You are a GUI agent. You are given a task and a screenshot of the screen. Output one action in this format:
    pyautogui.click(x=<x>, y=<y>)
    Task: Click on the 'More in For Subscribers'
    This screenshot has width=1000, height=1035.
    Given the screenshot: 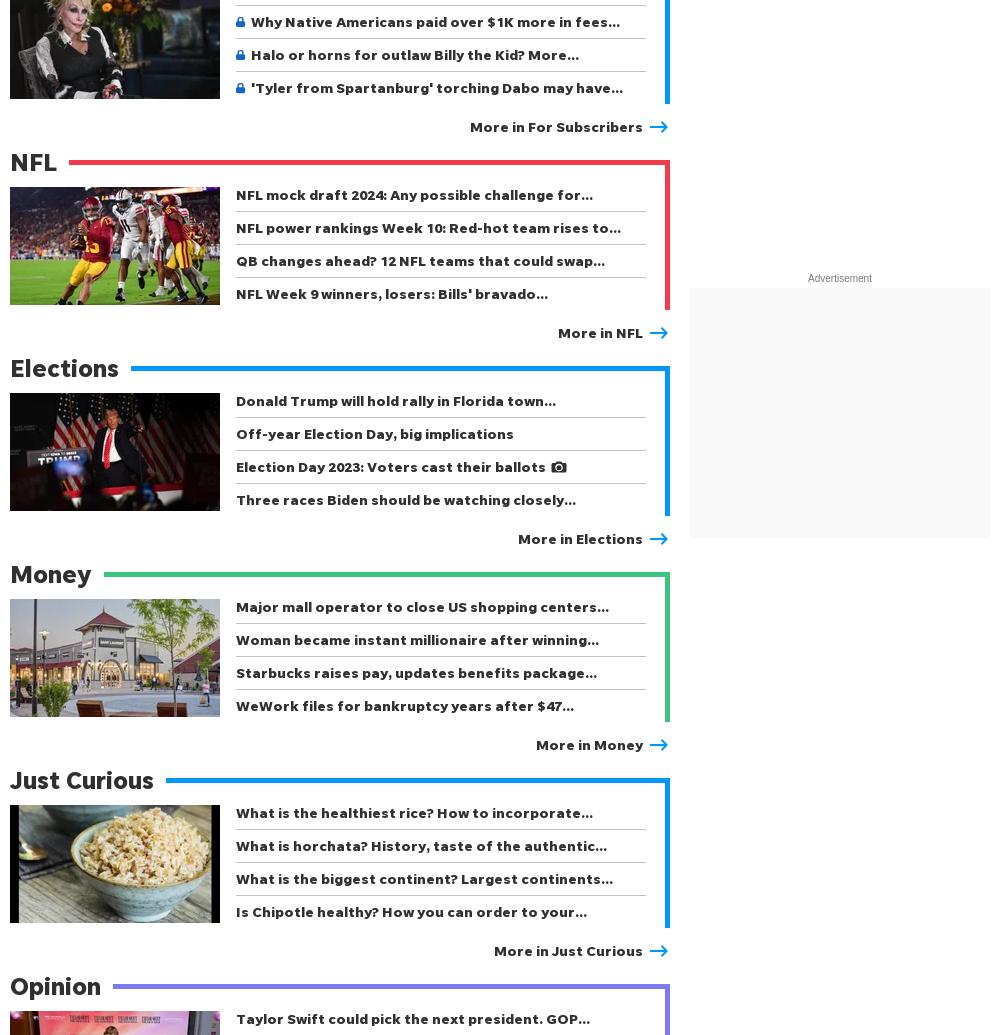 What is the action you would take?
    pyautogui.click(x=556, y=126)
    